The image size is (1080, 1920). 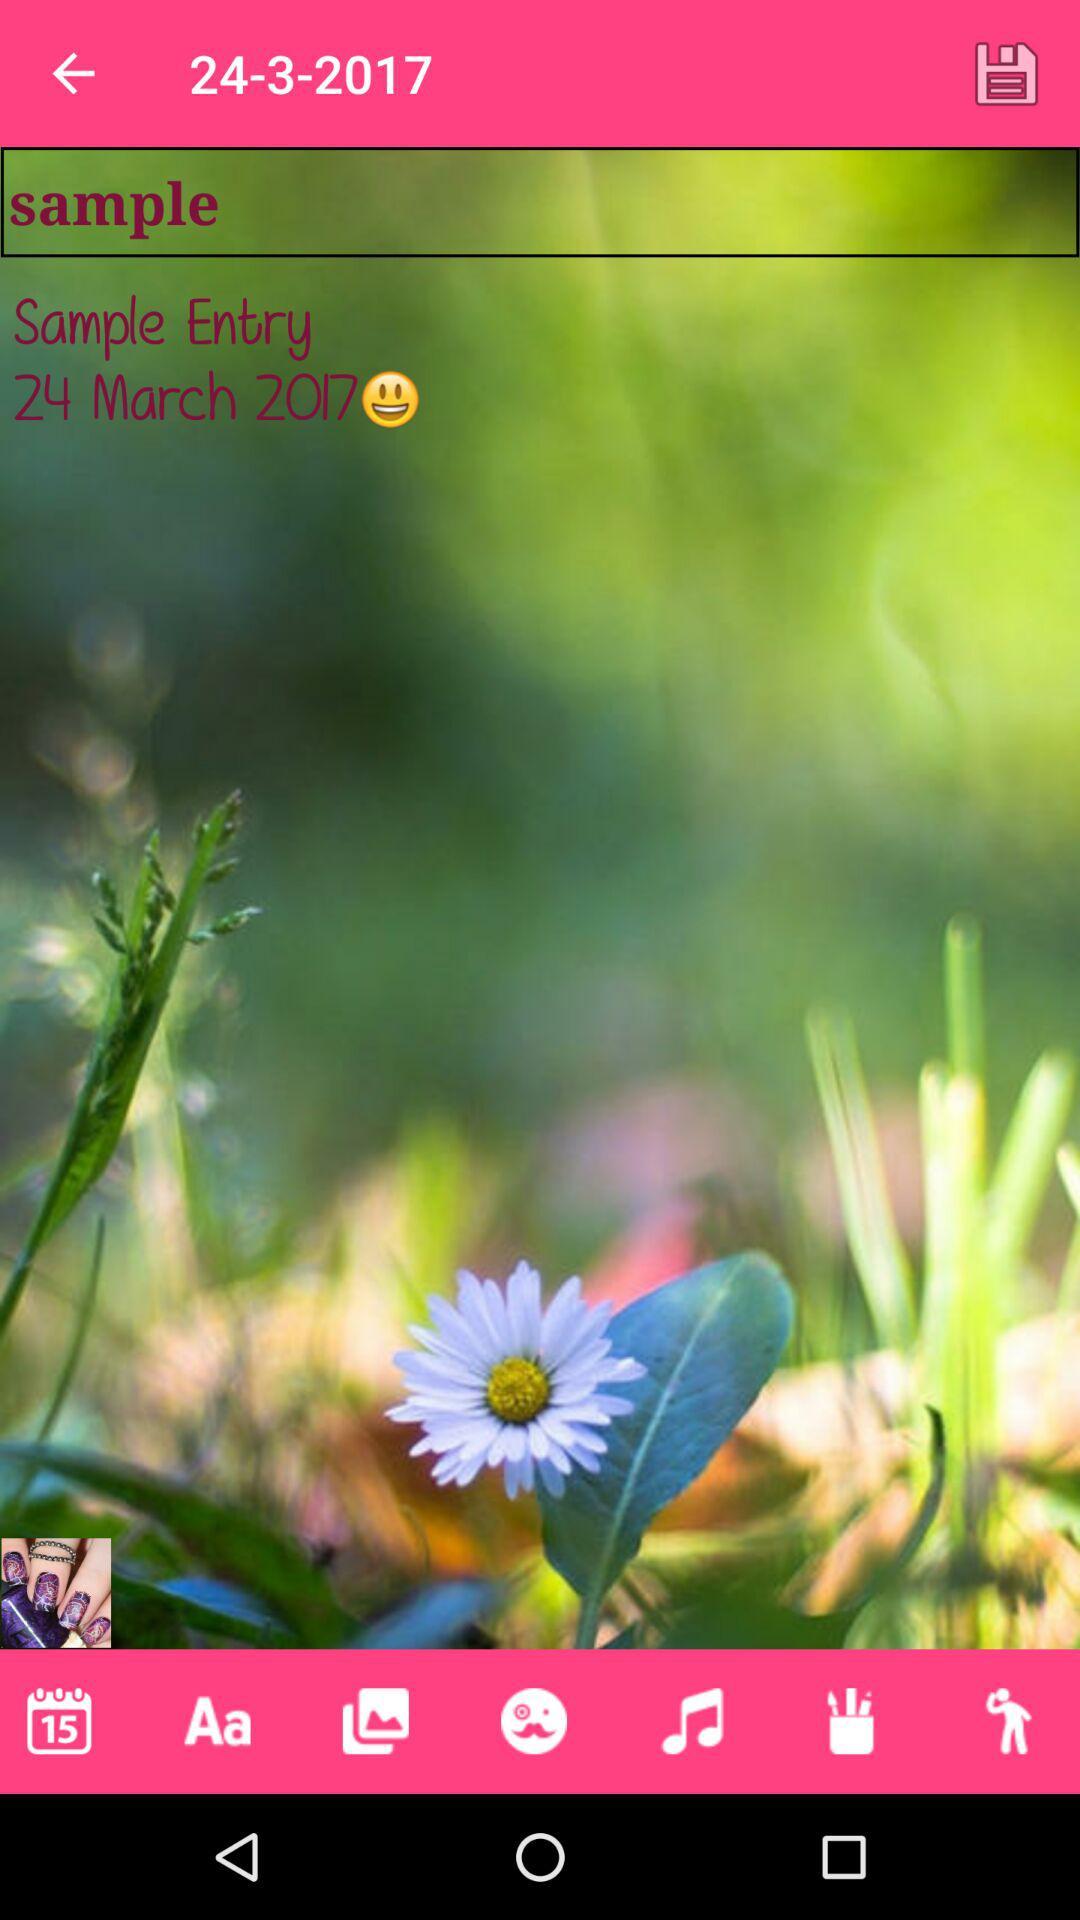 What do you see at coordinates (58, 1720) in the screenshot?
I see `calendar` at bounding box center [58, 1720].